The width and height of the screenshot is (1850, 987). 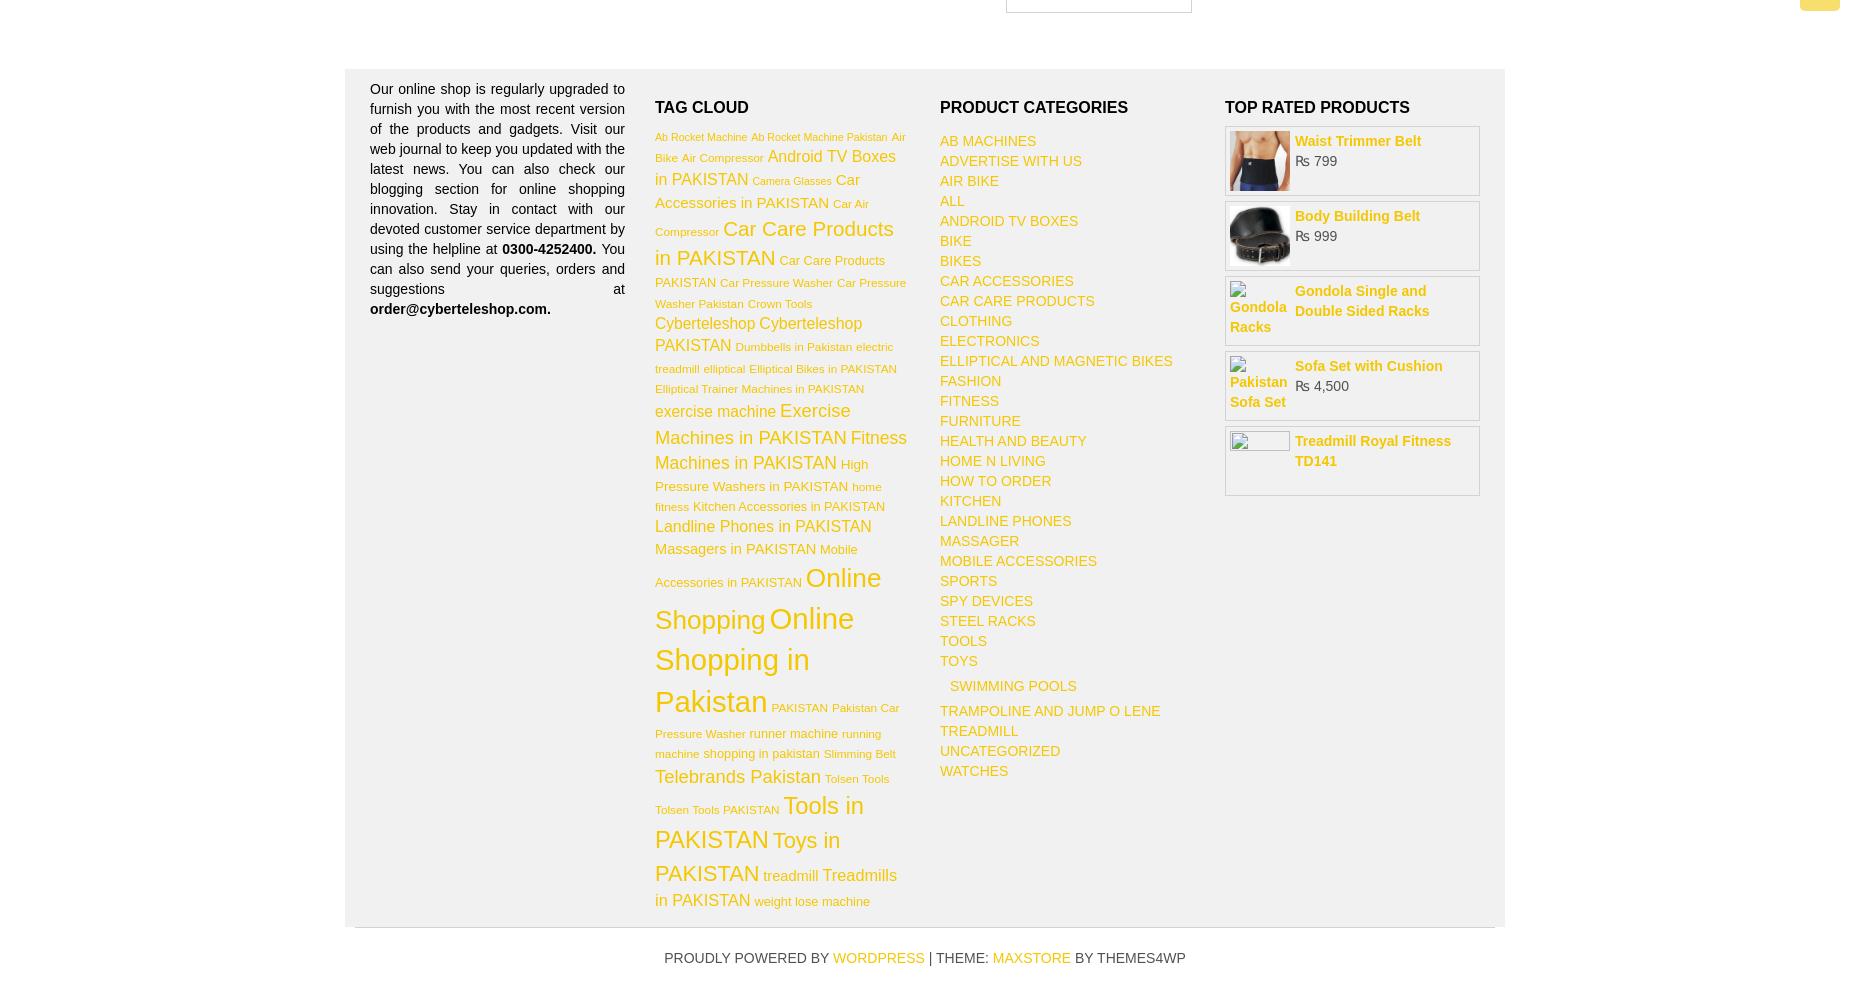 What do you see at coordinates (938, 241) in the screenshot?
I see `'Bike'` at bounding box center [938, 241].